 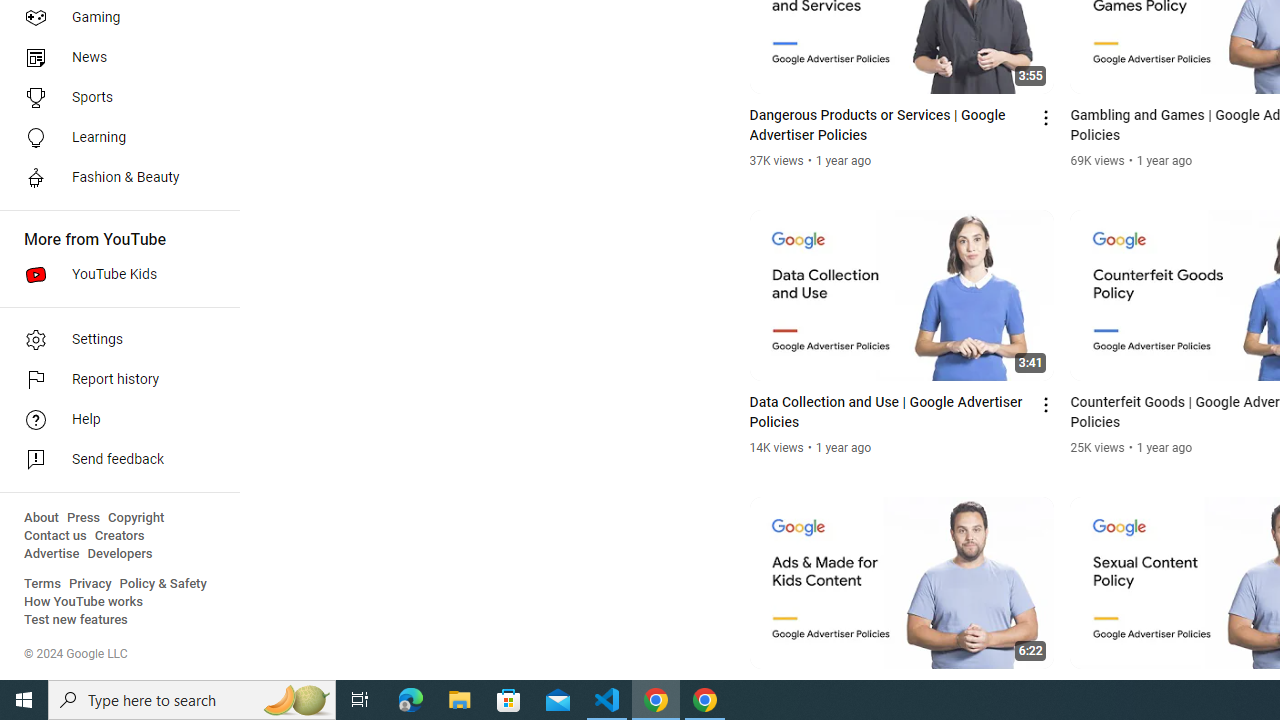 I want to click on 'Help', so click(x=112, y=419).